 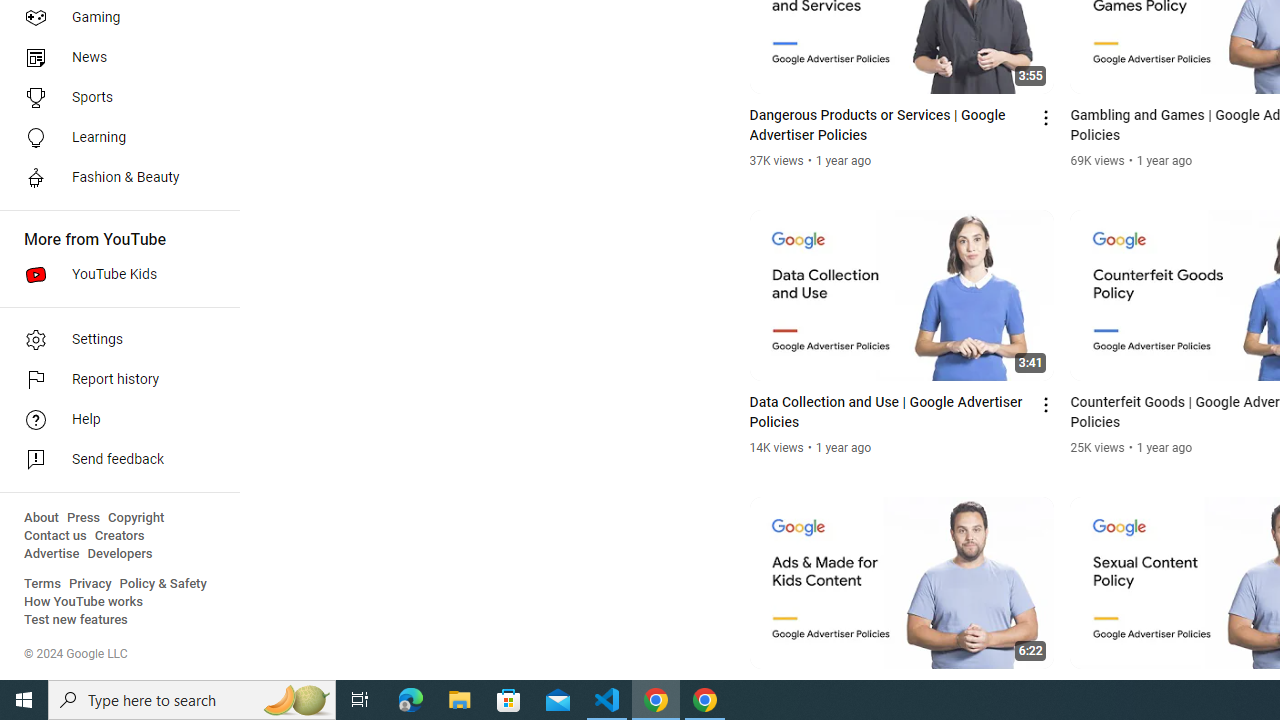 I want to click on 'Help', so click(x=112, y=419).